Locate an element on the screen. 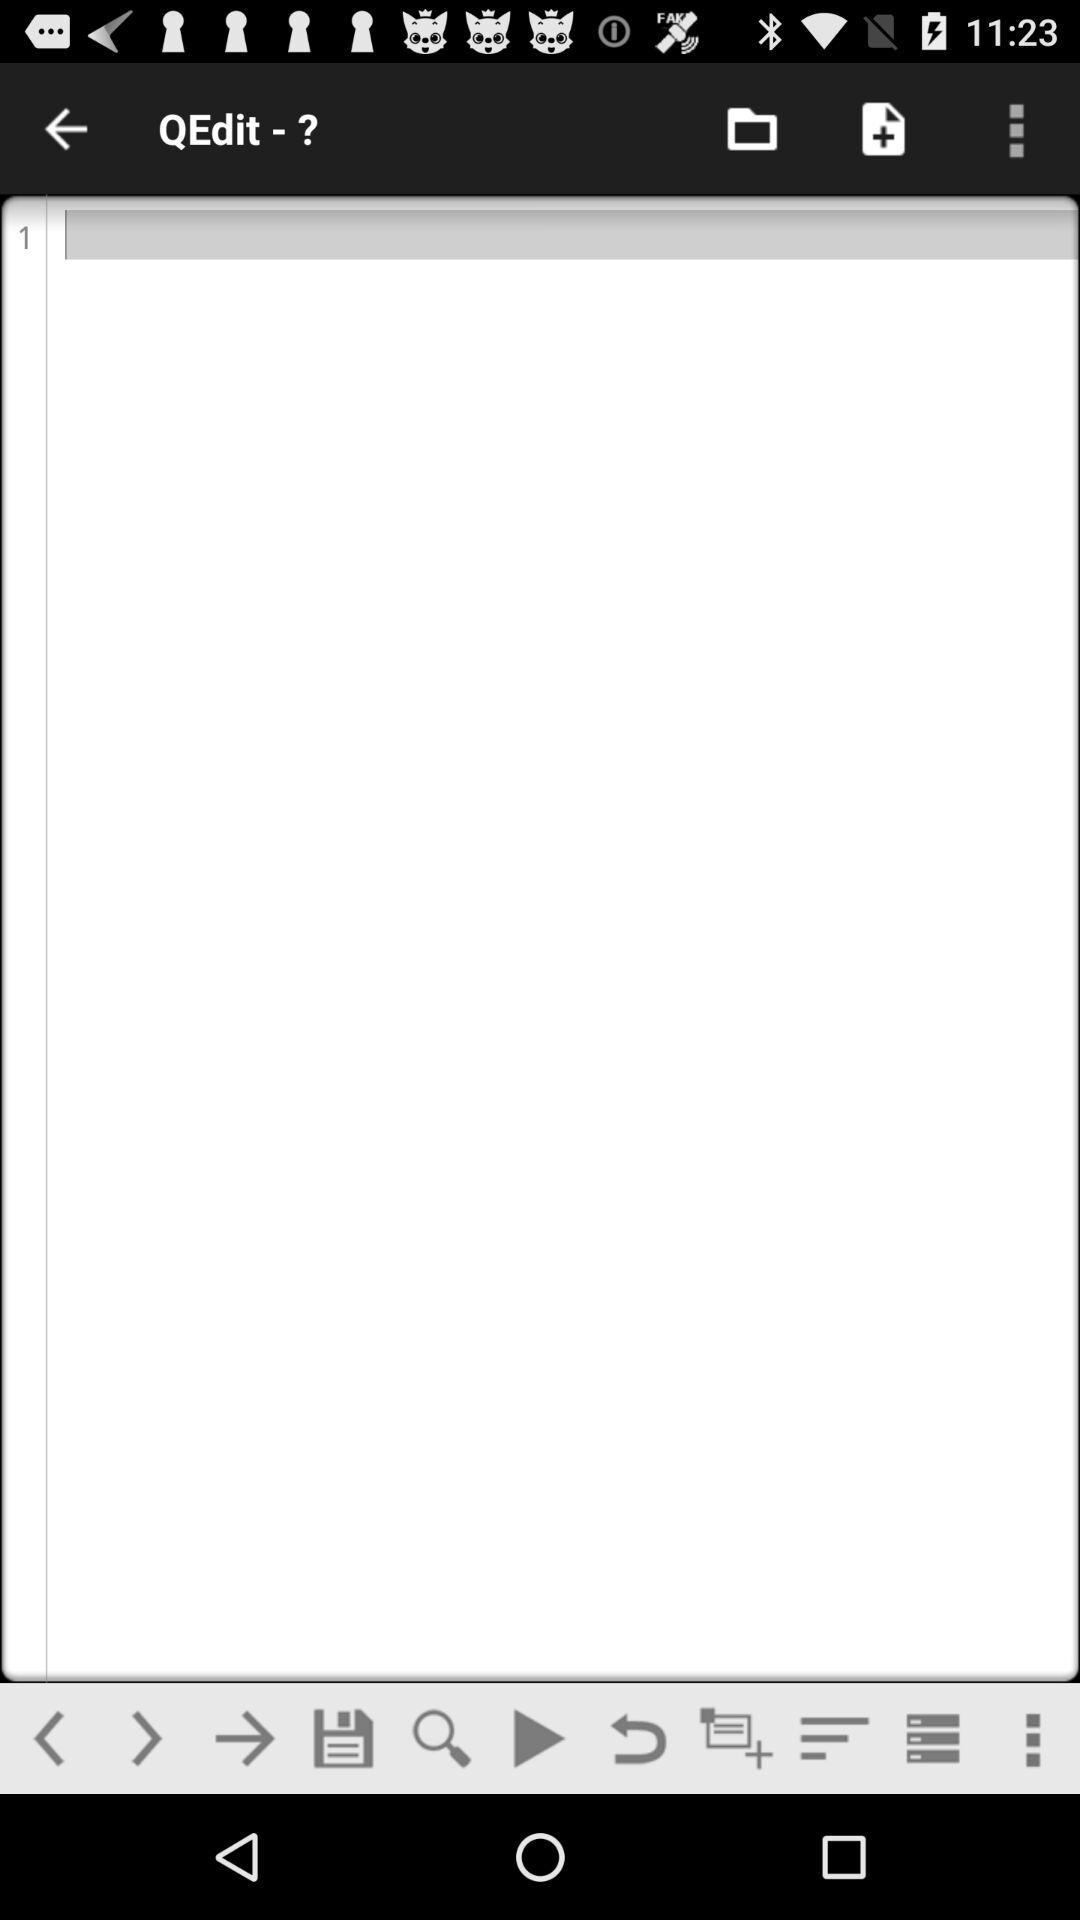 The image size is (1080, 1920). play is located at coordinates (538, 1737).